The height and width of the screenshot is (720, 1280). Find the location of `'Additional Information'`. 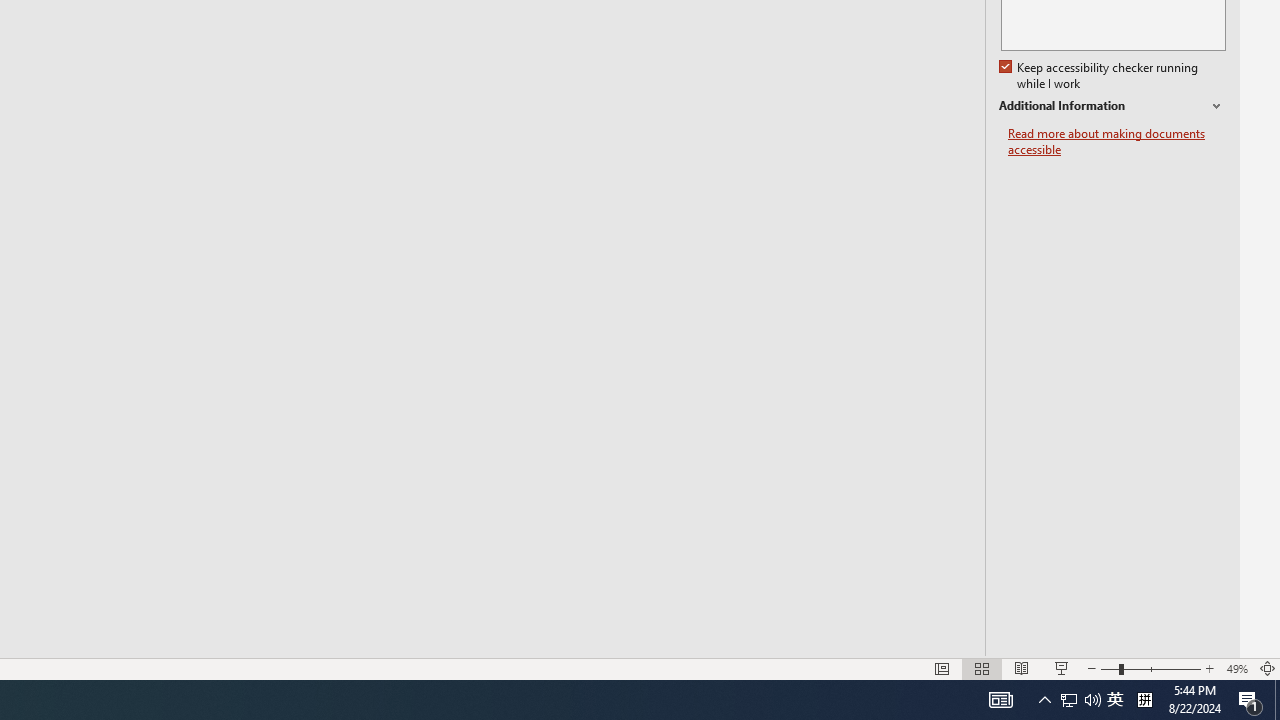

'Additional Information' is located at coordinates (1111, 106).